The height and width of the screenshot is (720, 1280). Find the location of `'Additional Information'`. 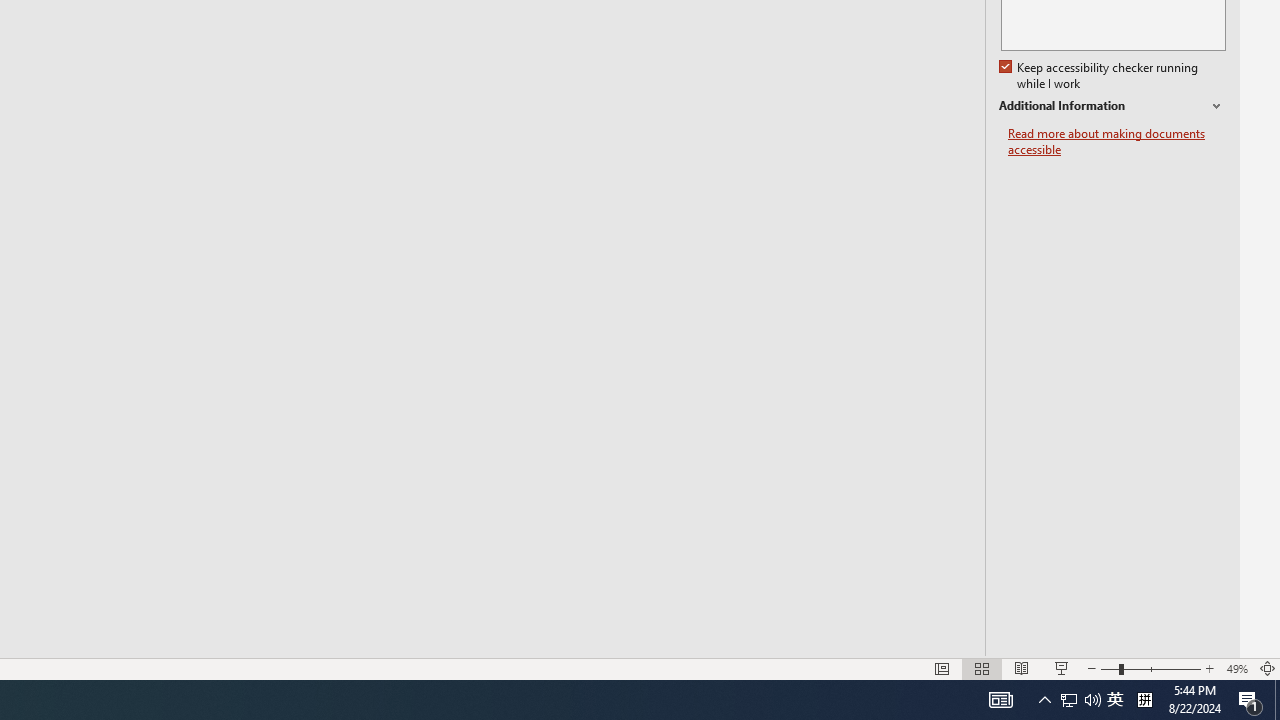

'Additional Information' is located at coordinates (1111, 106).